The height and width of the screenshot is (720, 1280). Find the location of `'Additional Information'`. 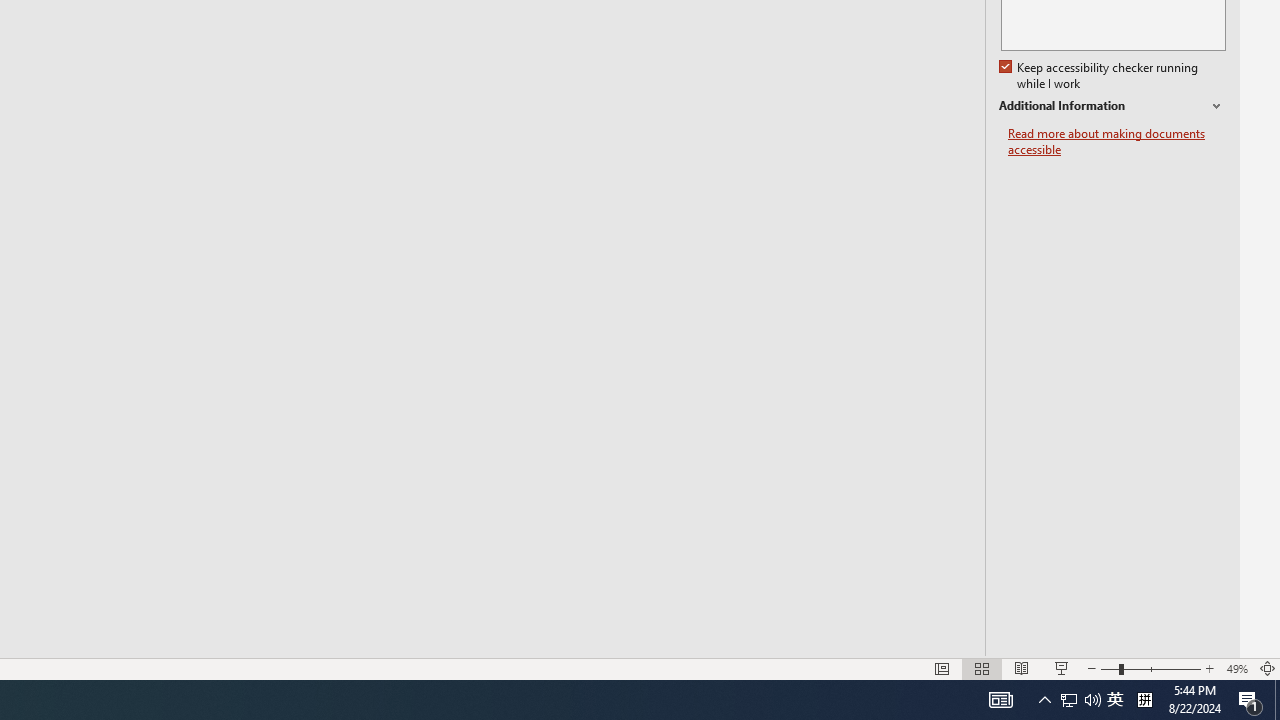

'Additional Information' is located at coordinates (1111, 106).